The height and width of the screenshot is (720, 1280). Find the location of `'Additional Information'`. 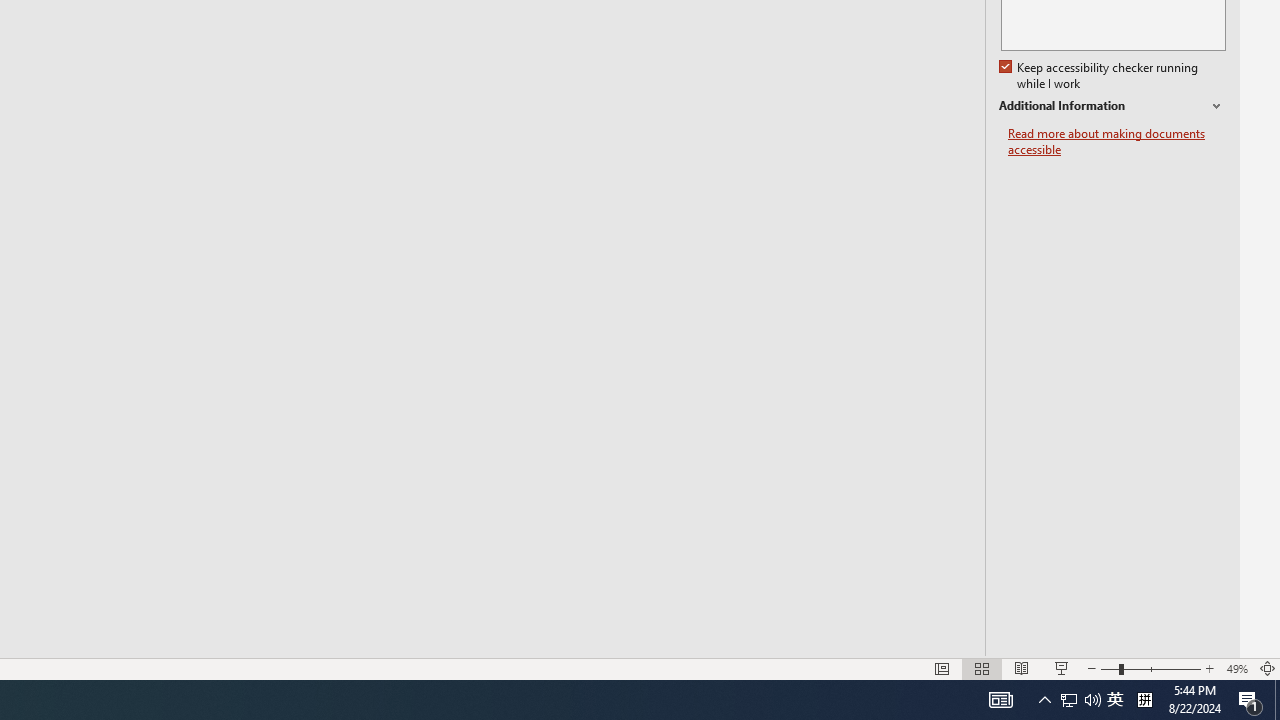

'Additional Information' is located at coordinates (1111, 106).